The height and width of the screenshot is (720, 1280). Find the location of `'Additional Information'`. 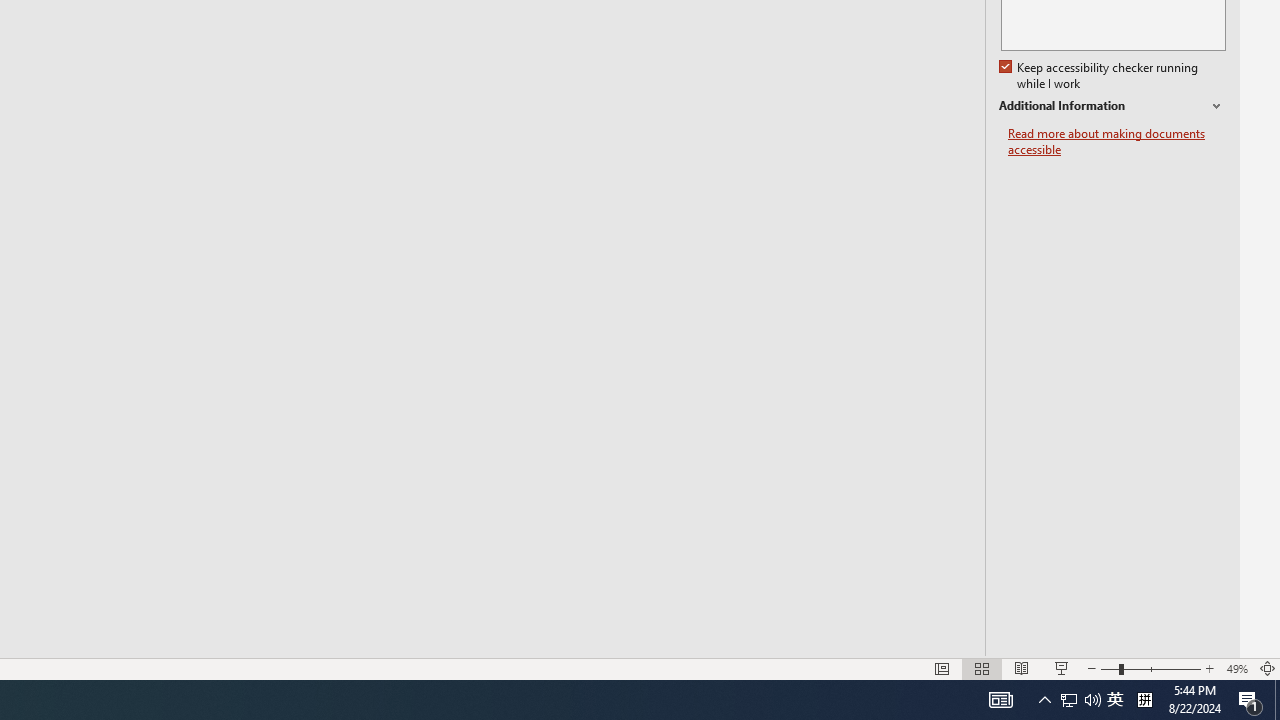

'Additional Information' is located at coordinates (1111, 106).